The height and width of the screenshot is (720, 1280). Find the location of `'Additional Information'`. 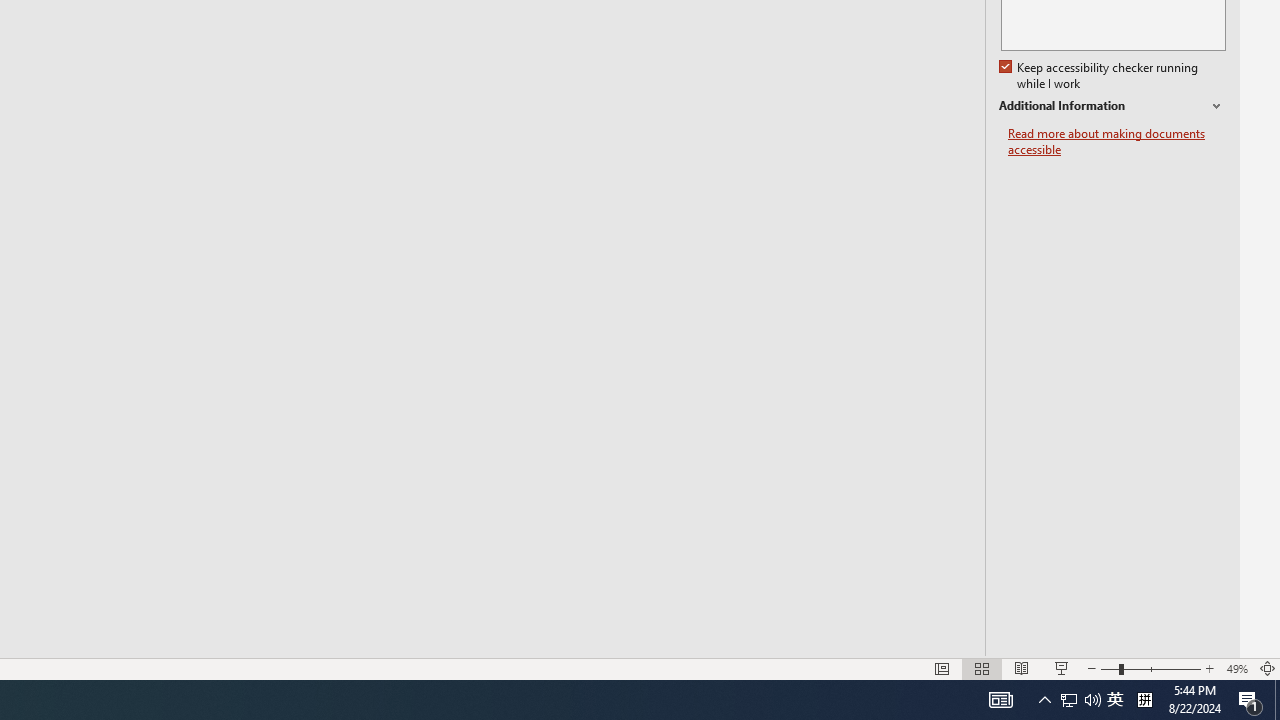

'Additional Information' is located at coordinates (1111, 106).